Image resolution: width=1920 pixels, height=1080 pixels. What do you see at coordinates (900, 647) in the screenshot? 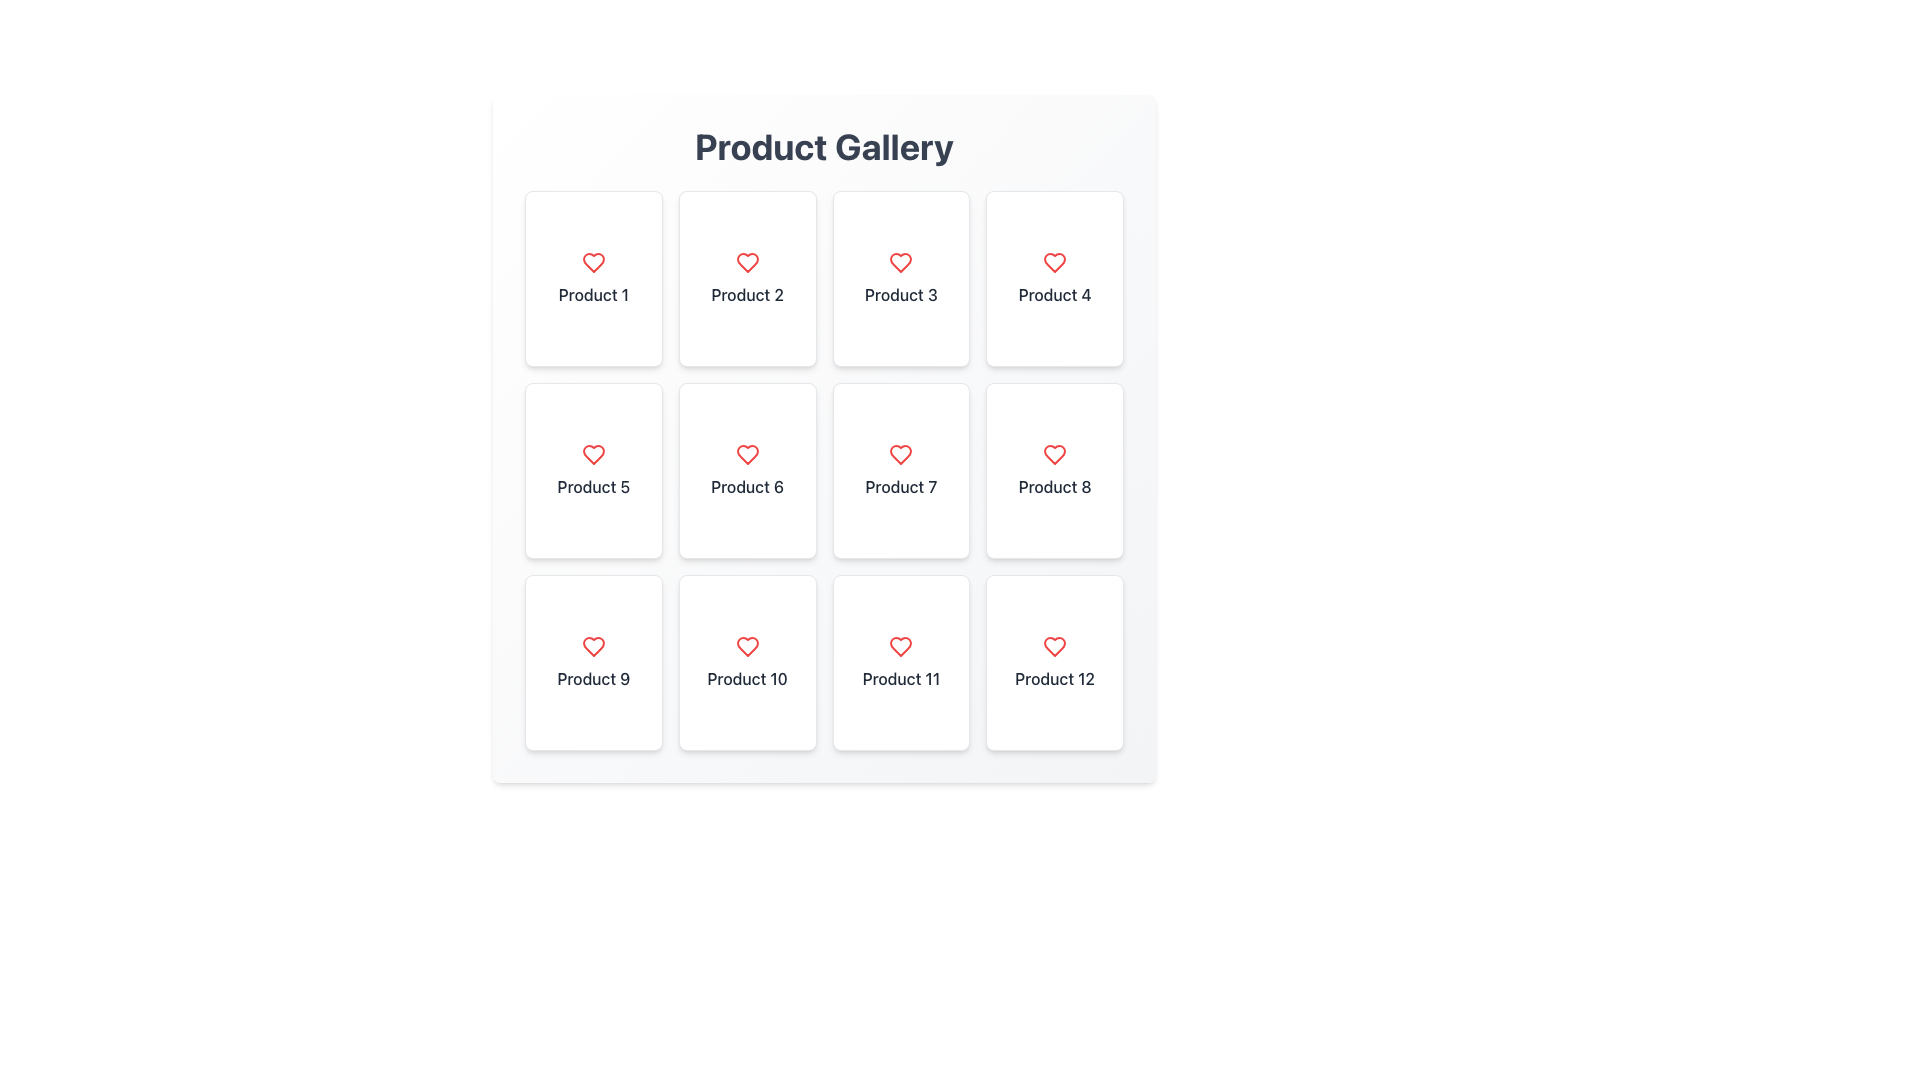
I see `the interactive heart icon in the 'Product 11' card` at bounding box center [900, 647].